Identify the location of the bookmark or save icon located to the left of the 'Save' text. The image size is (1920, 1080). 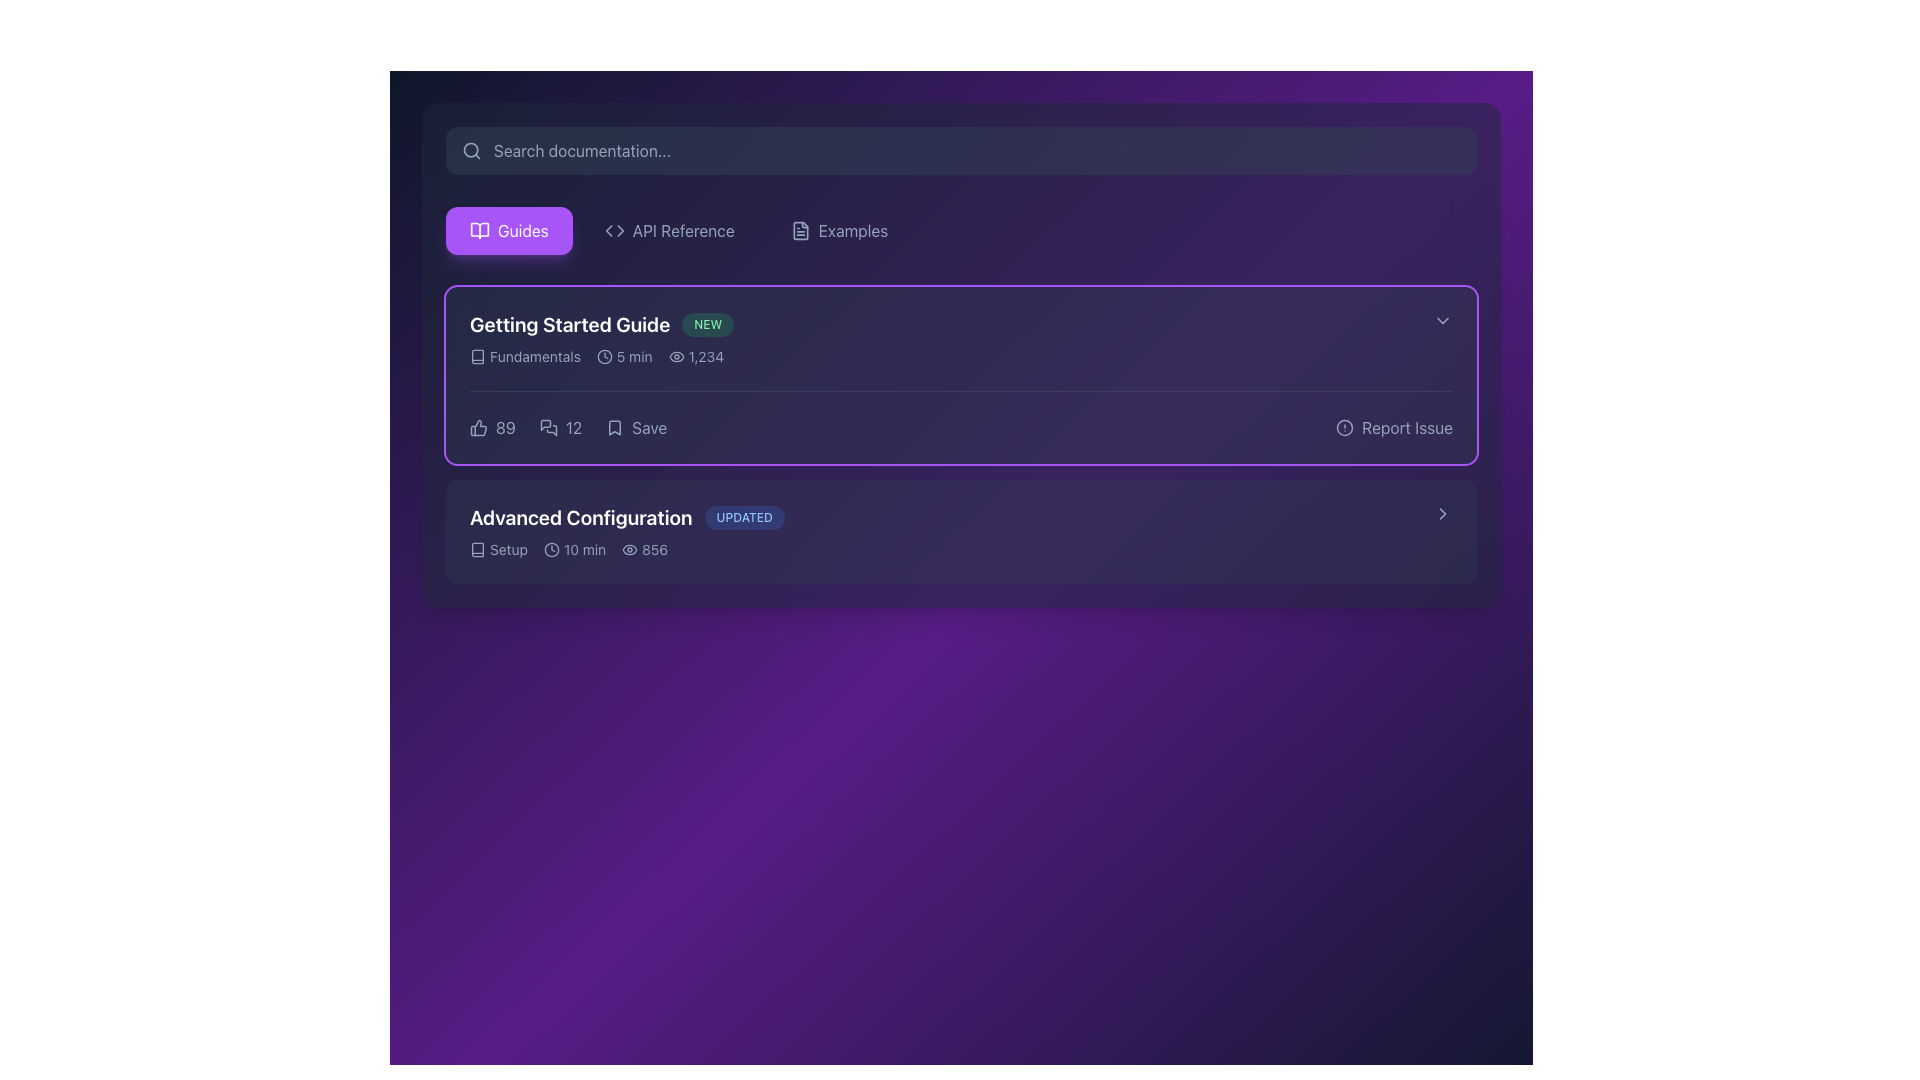
(614, 427).